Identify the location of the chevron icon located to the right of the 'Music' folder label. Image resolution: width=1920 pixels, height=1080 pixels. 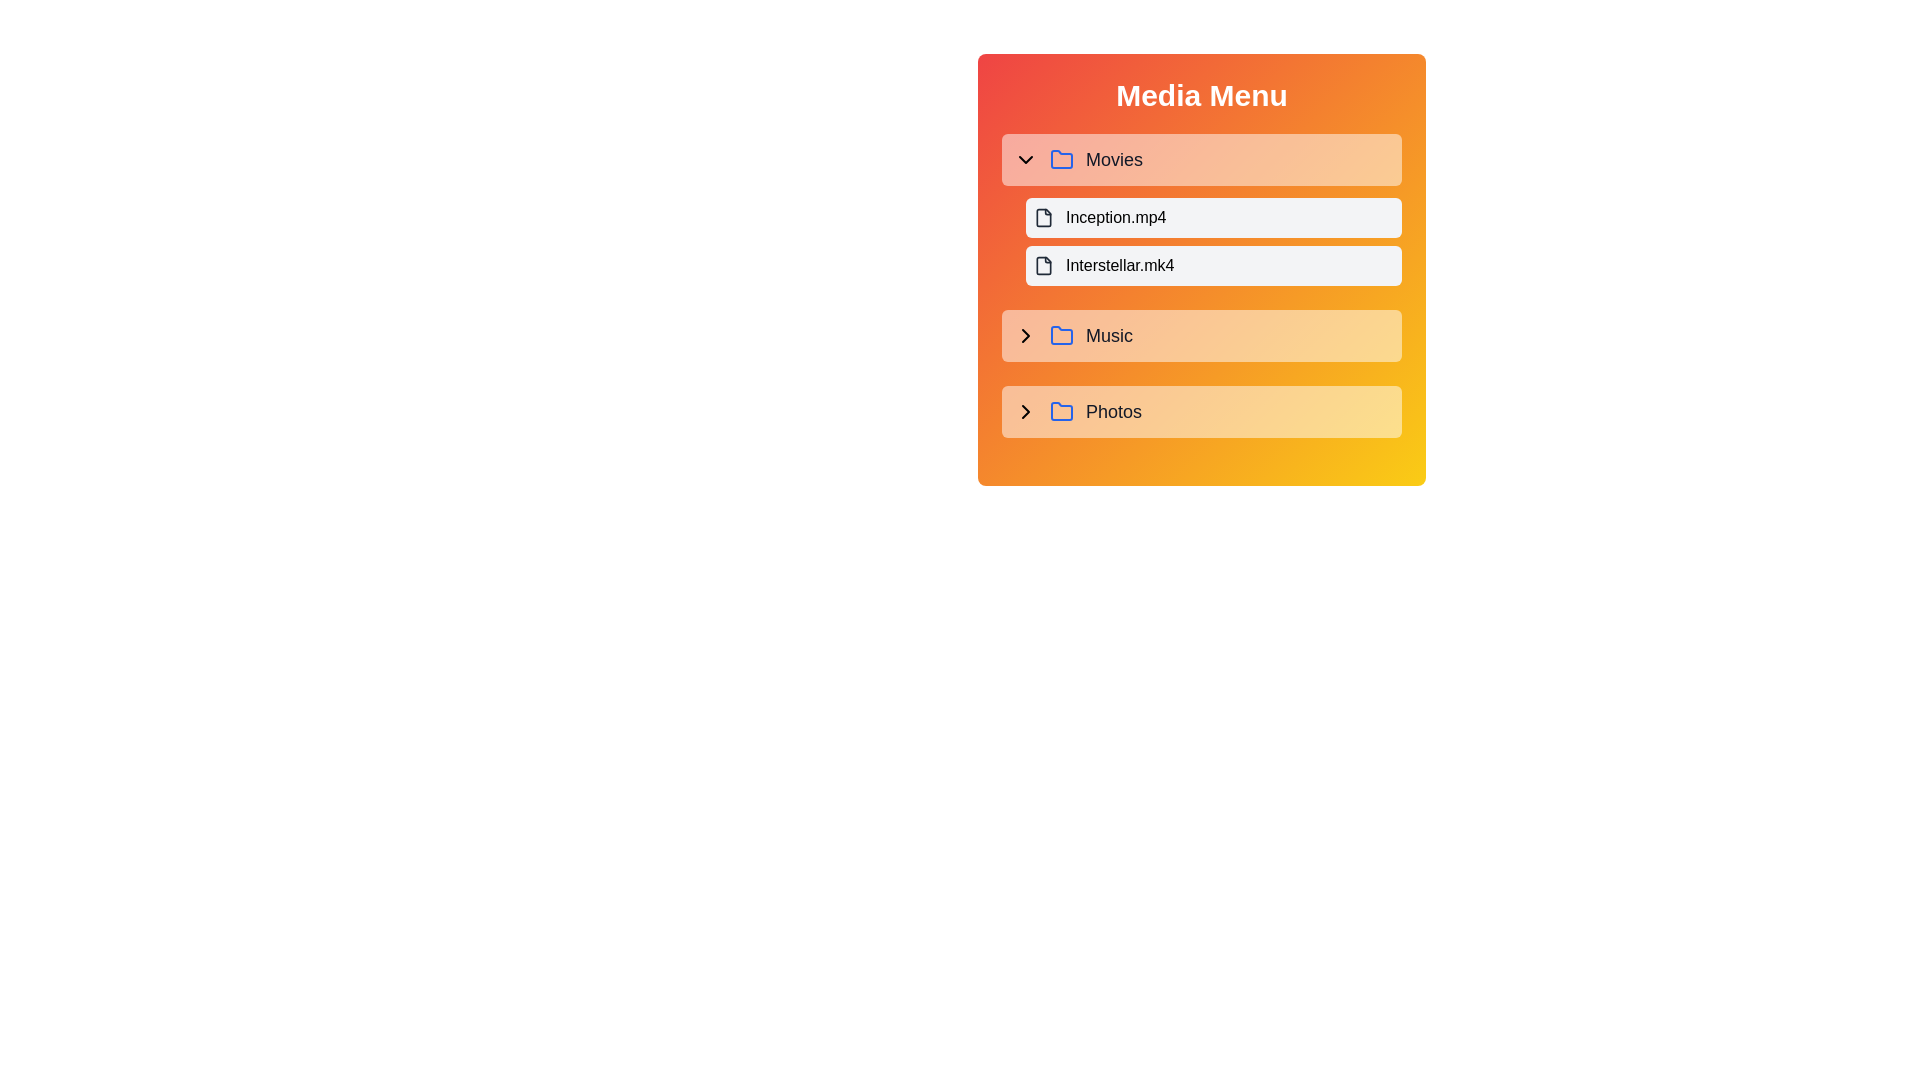
(1026, 334).